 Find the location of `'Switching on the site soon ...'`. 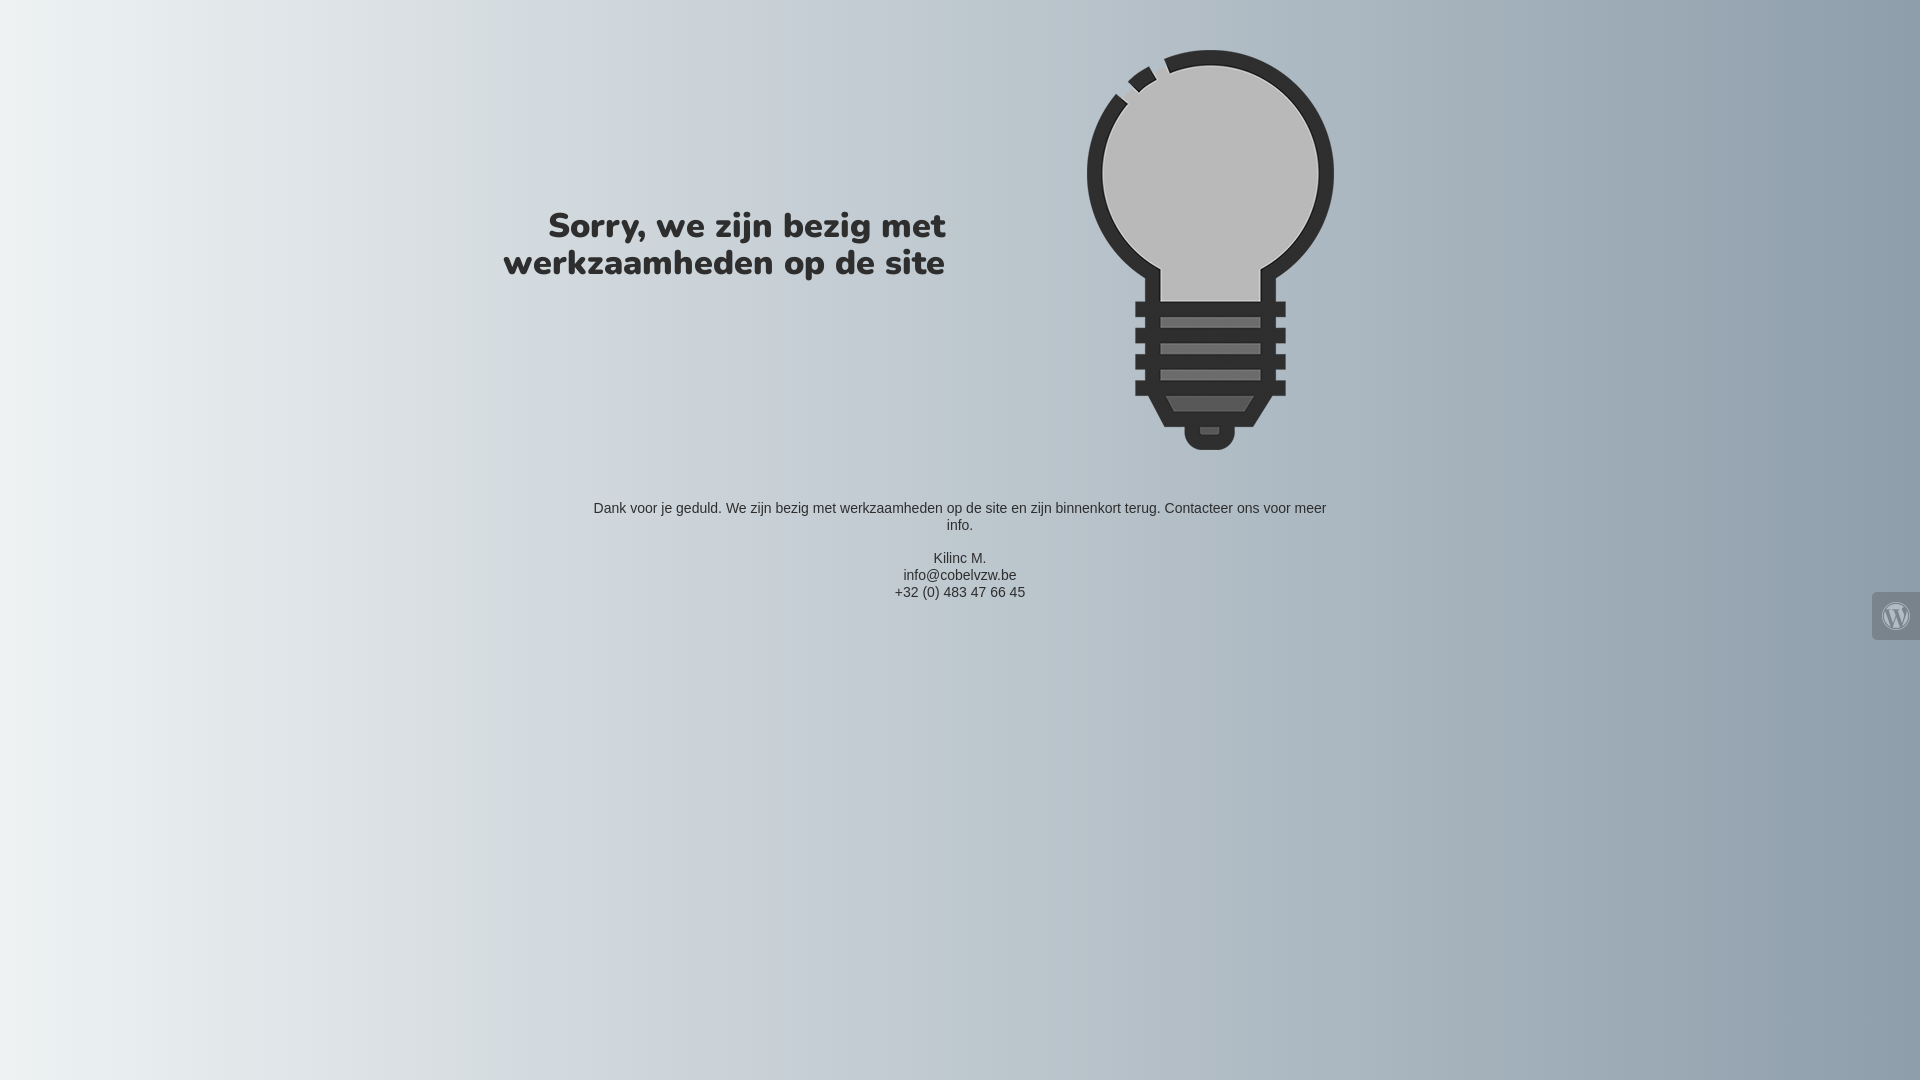

'Switching on the site soon ...' is located at coordinates (1208, 249).